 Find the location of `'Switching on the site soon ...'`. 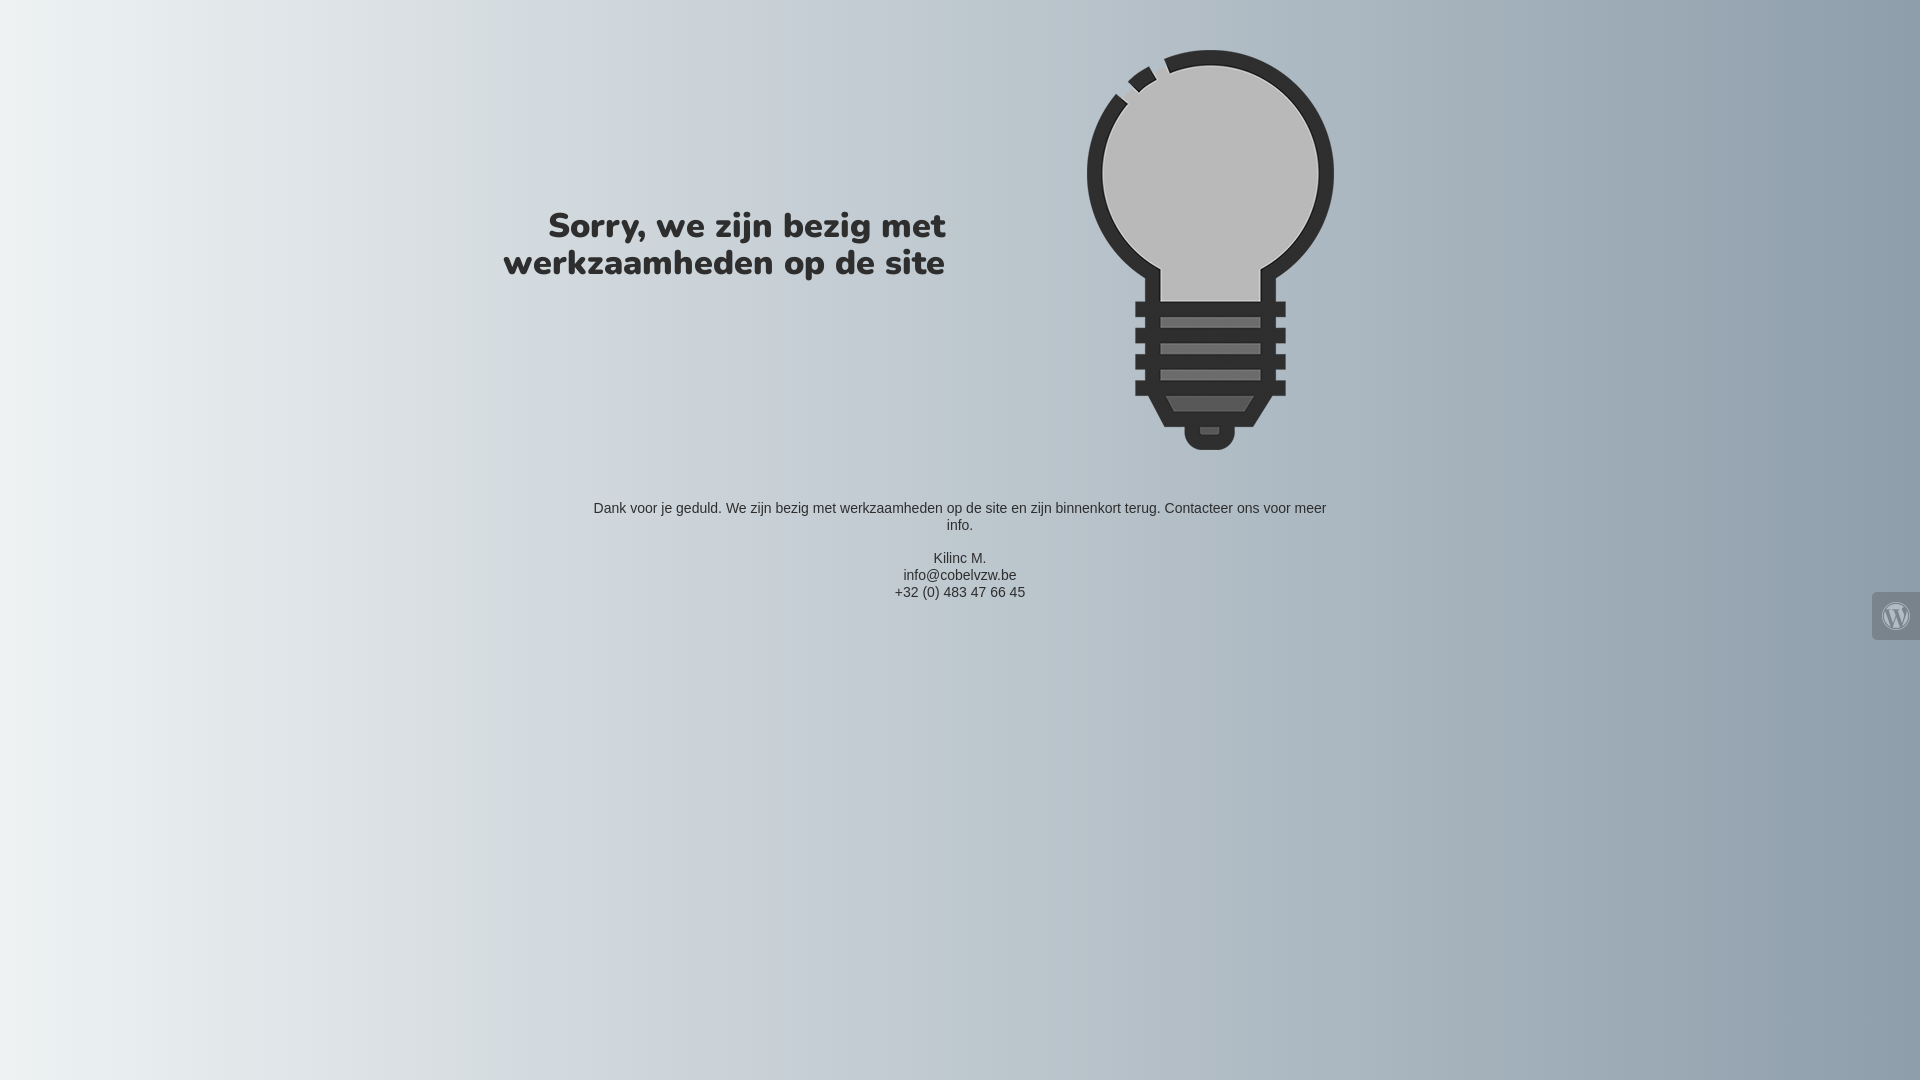

'Switching on the site soon ...' is located at coordinates (1208, 249).